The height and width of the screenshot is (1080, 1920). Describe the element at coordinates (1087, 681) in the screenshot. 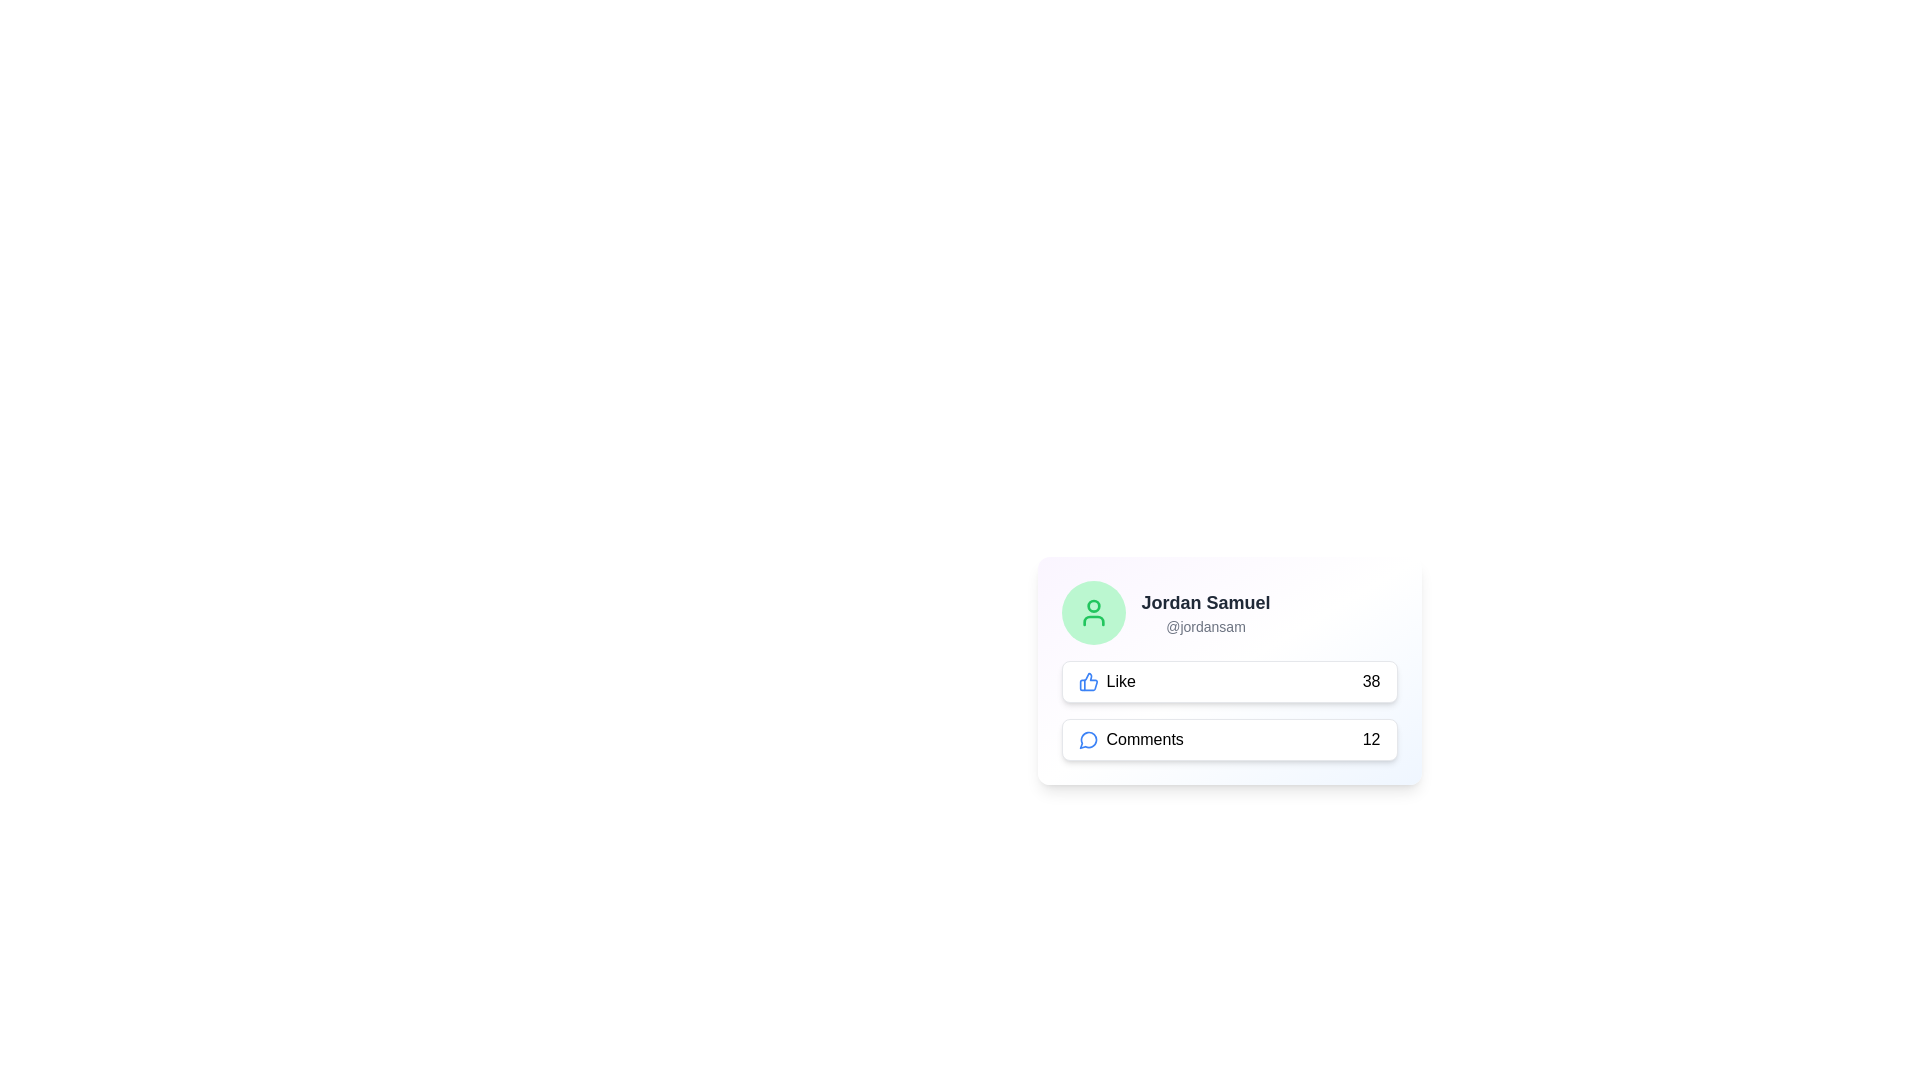

I see `the association of the thumbs-up icon with the 'Like' label` at that location.